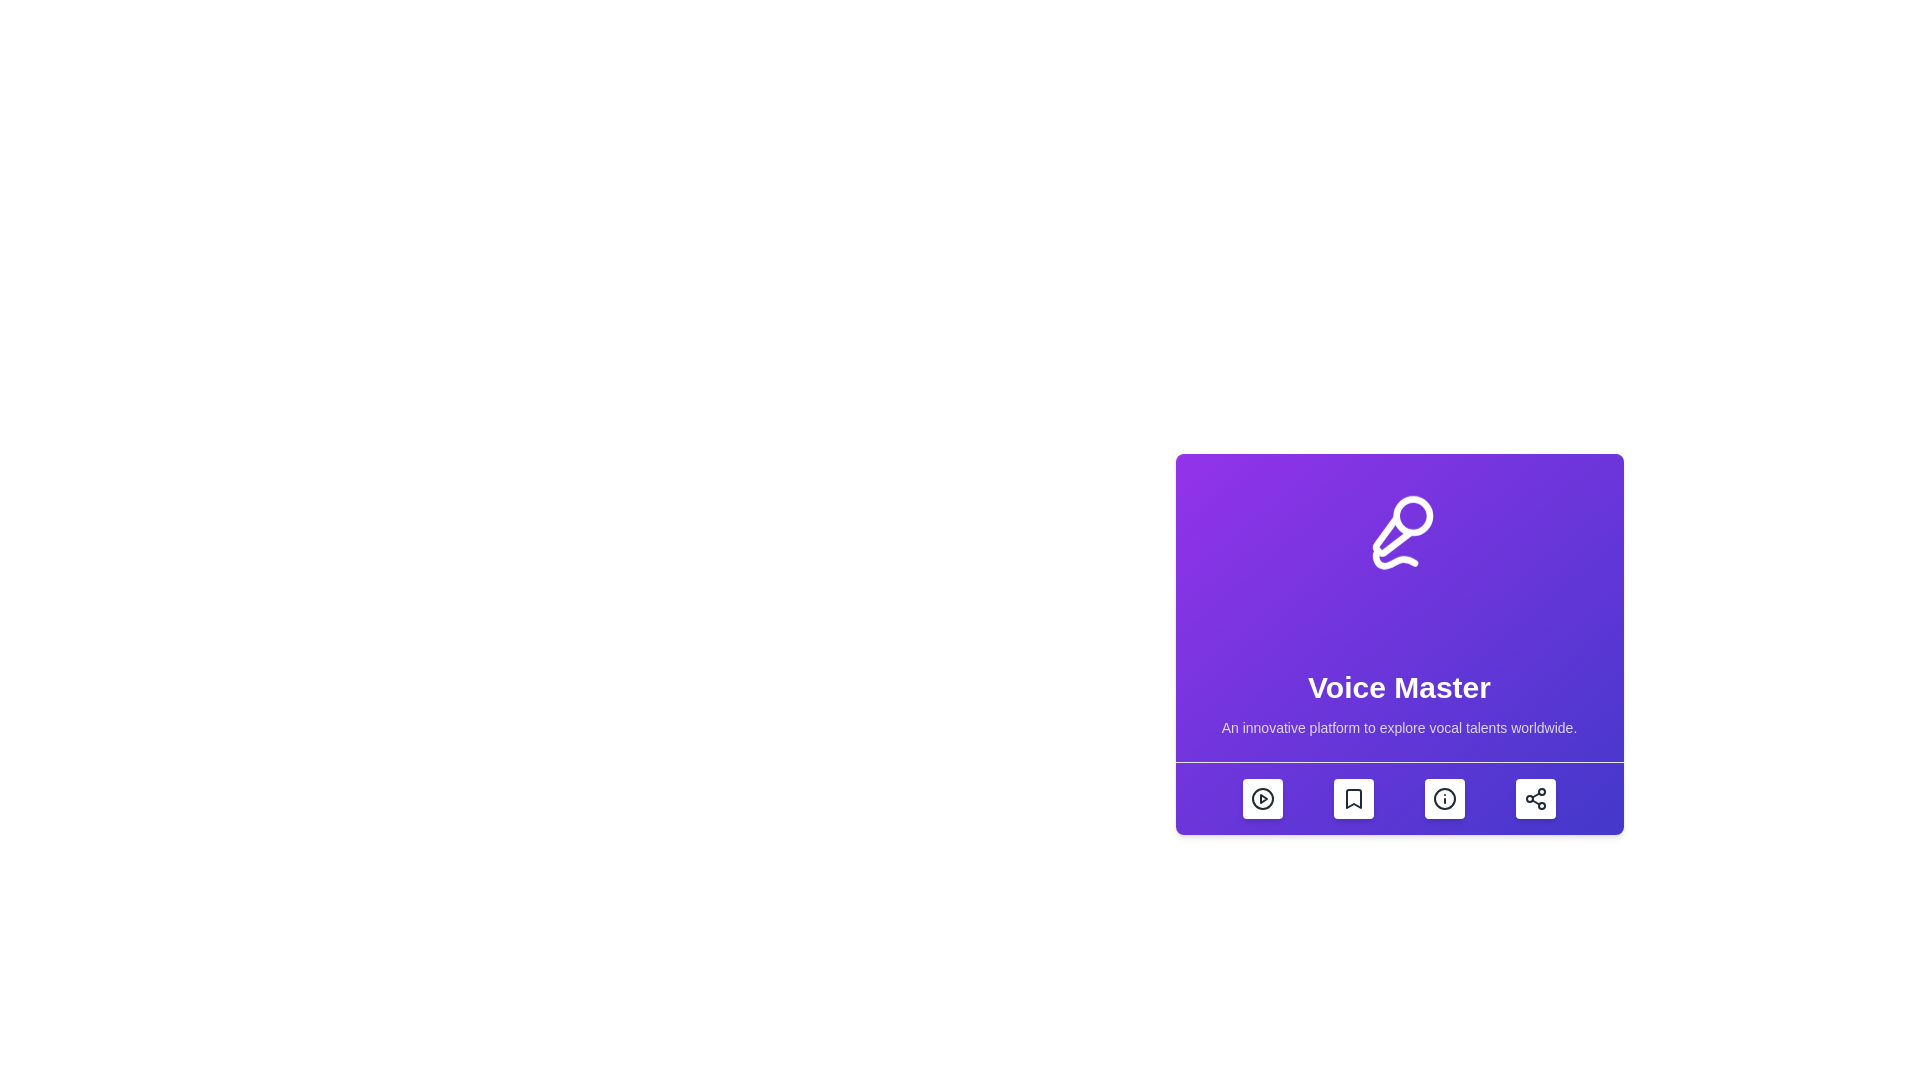 The height and width of the screenshot is (1080, 1920). Describe the element at coordinates (1444, 797) in the screenshot. I see `the information icon button located at the center of the bottom row of icons on the purple card` at that location.